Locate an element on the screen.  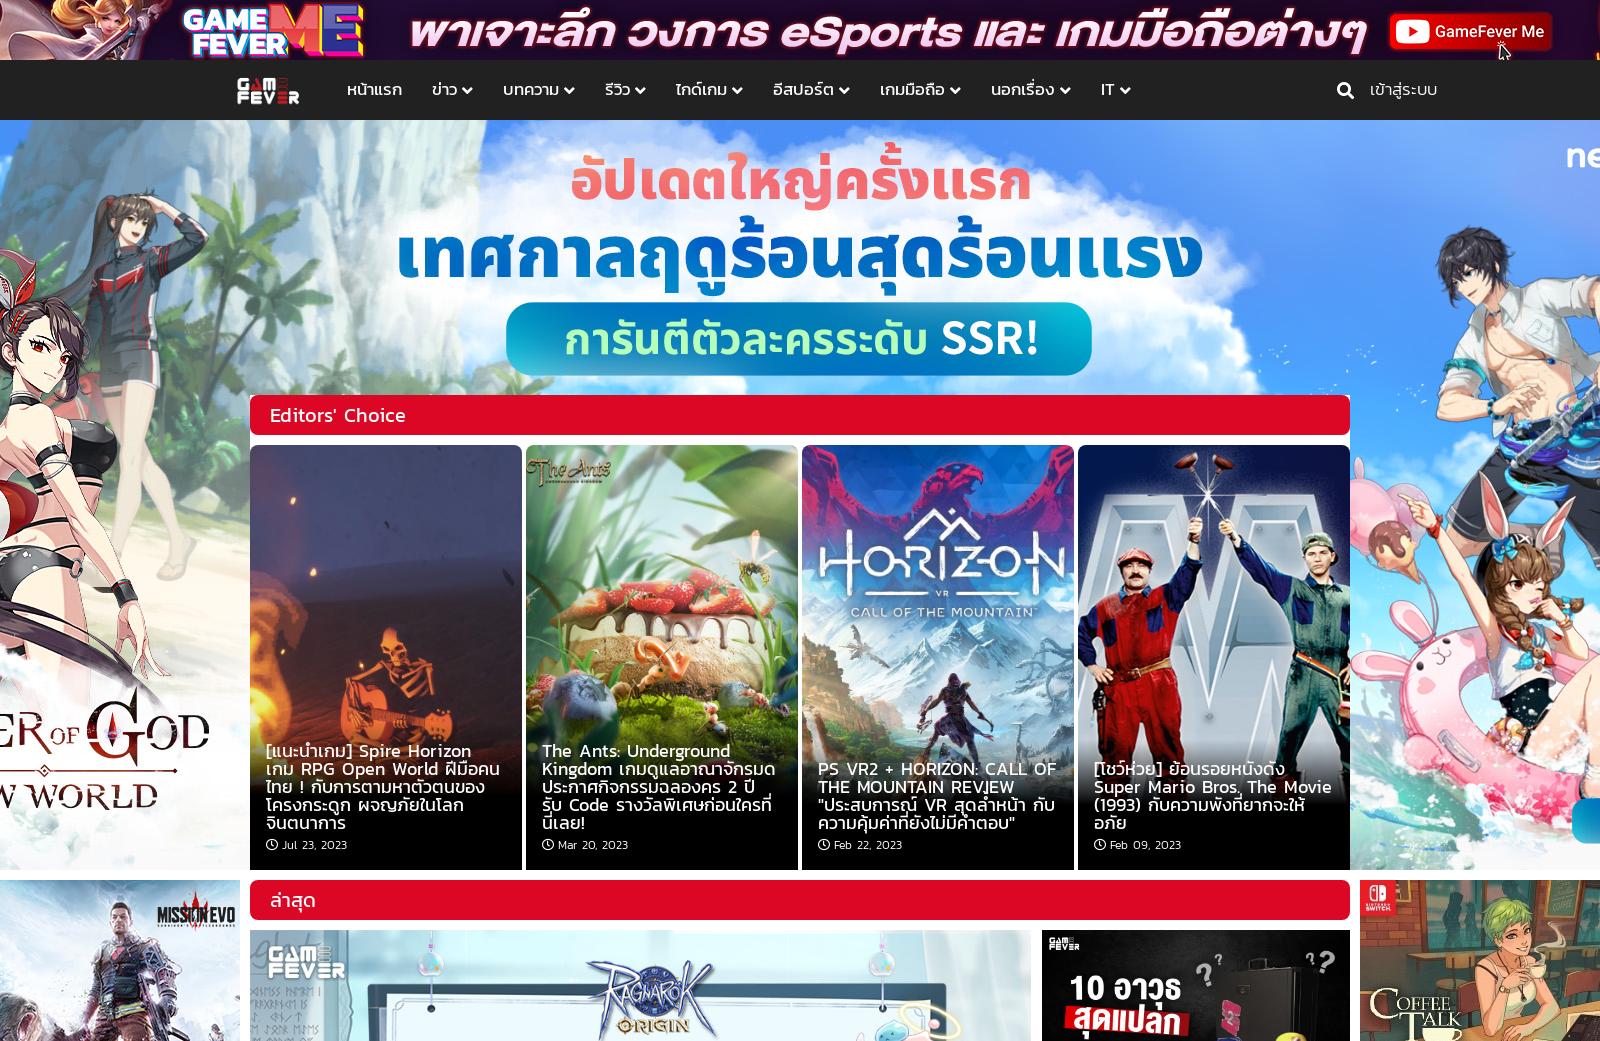
'Feb 09, 2023' is located at coordinates (1145, 843).